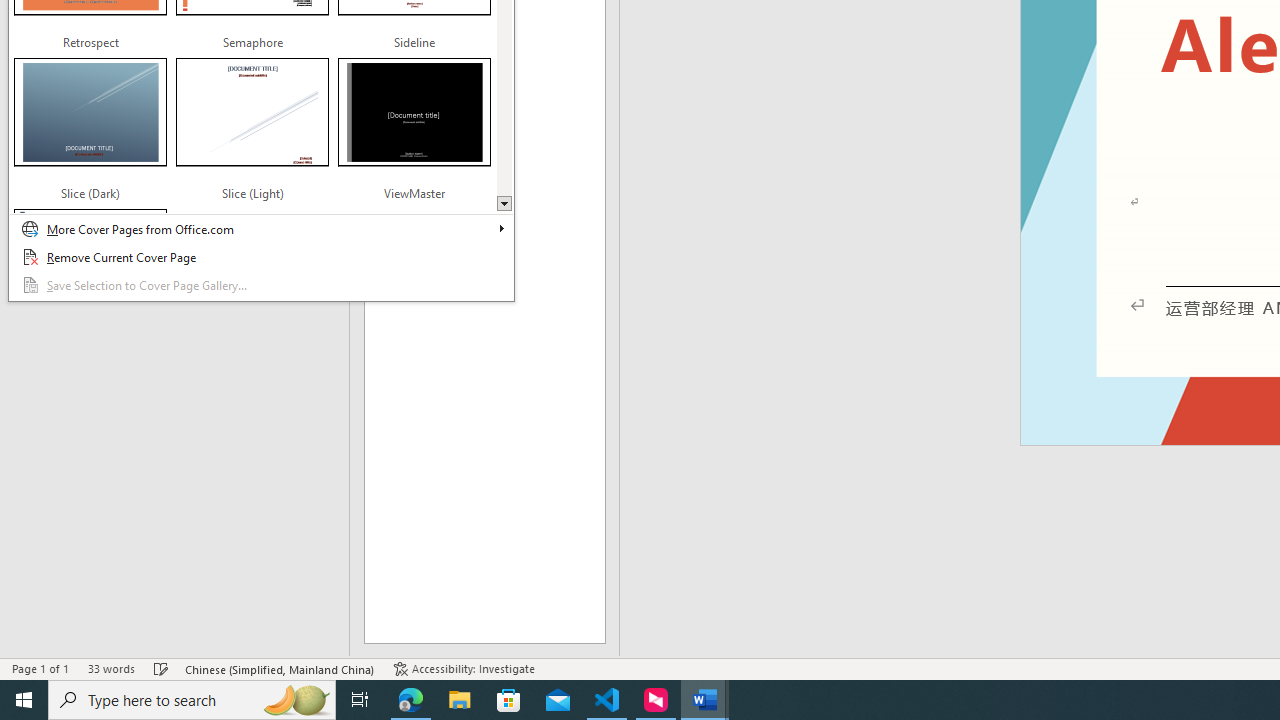  What do you see at coordinates (359, 698) in the screenshot?
I see `'Task View'` at bounding box center [359, 698].